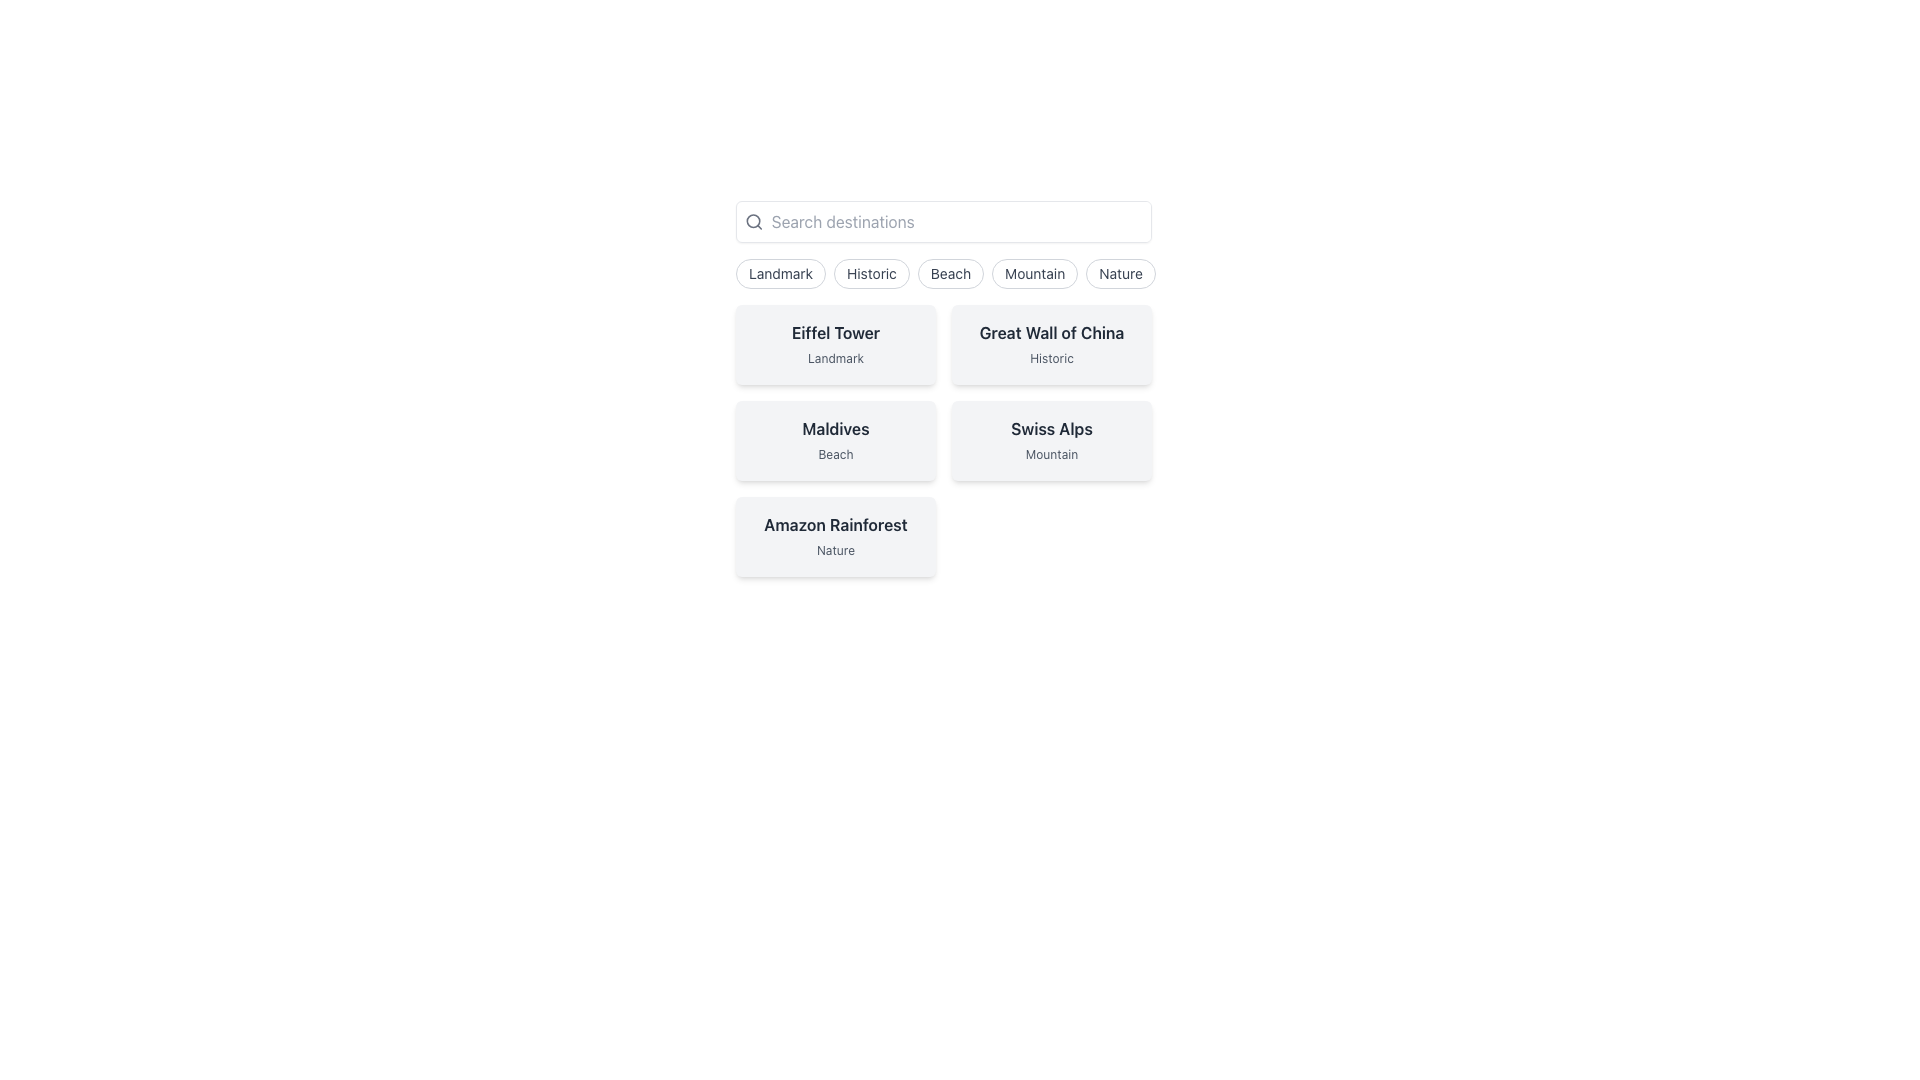  Describe the element at coordinates (835, 343) in the screenshot. I see `the display card labeled 'Eiffel Tower' which is located in the upper-left of the grid layout, serving as a visual representation of this landmark` at that location.